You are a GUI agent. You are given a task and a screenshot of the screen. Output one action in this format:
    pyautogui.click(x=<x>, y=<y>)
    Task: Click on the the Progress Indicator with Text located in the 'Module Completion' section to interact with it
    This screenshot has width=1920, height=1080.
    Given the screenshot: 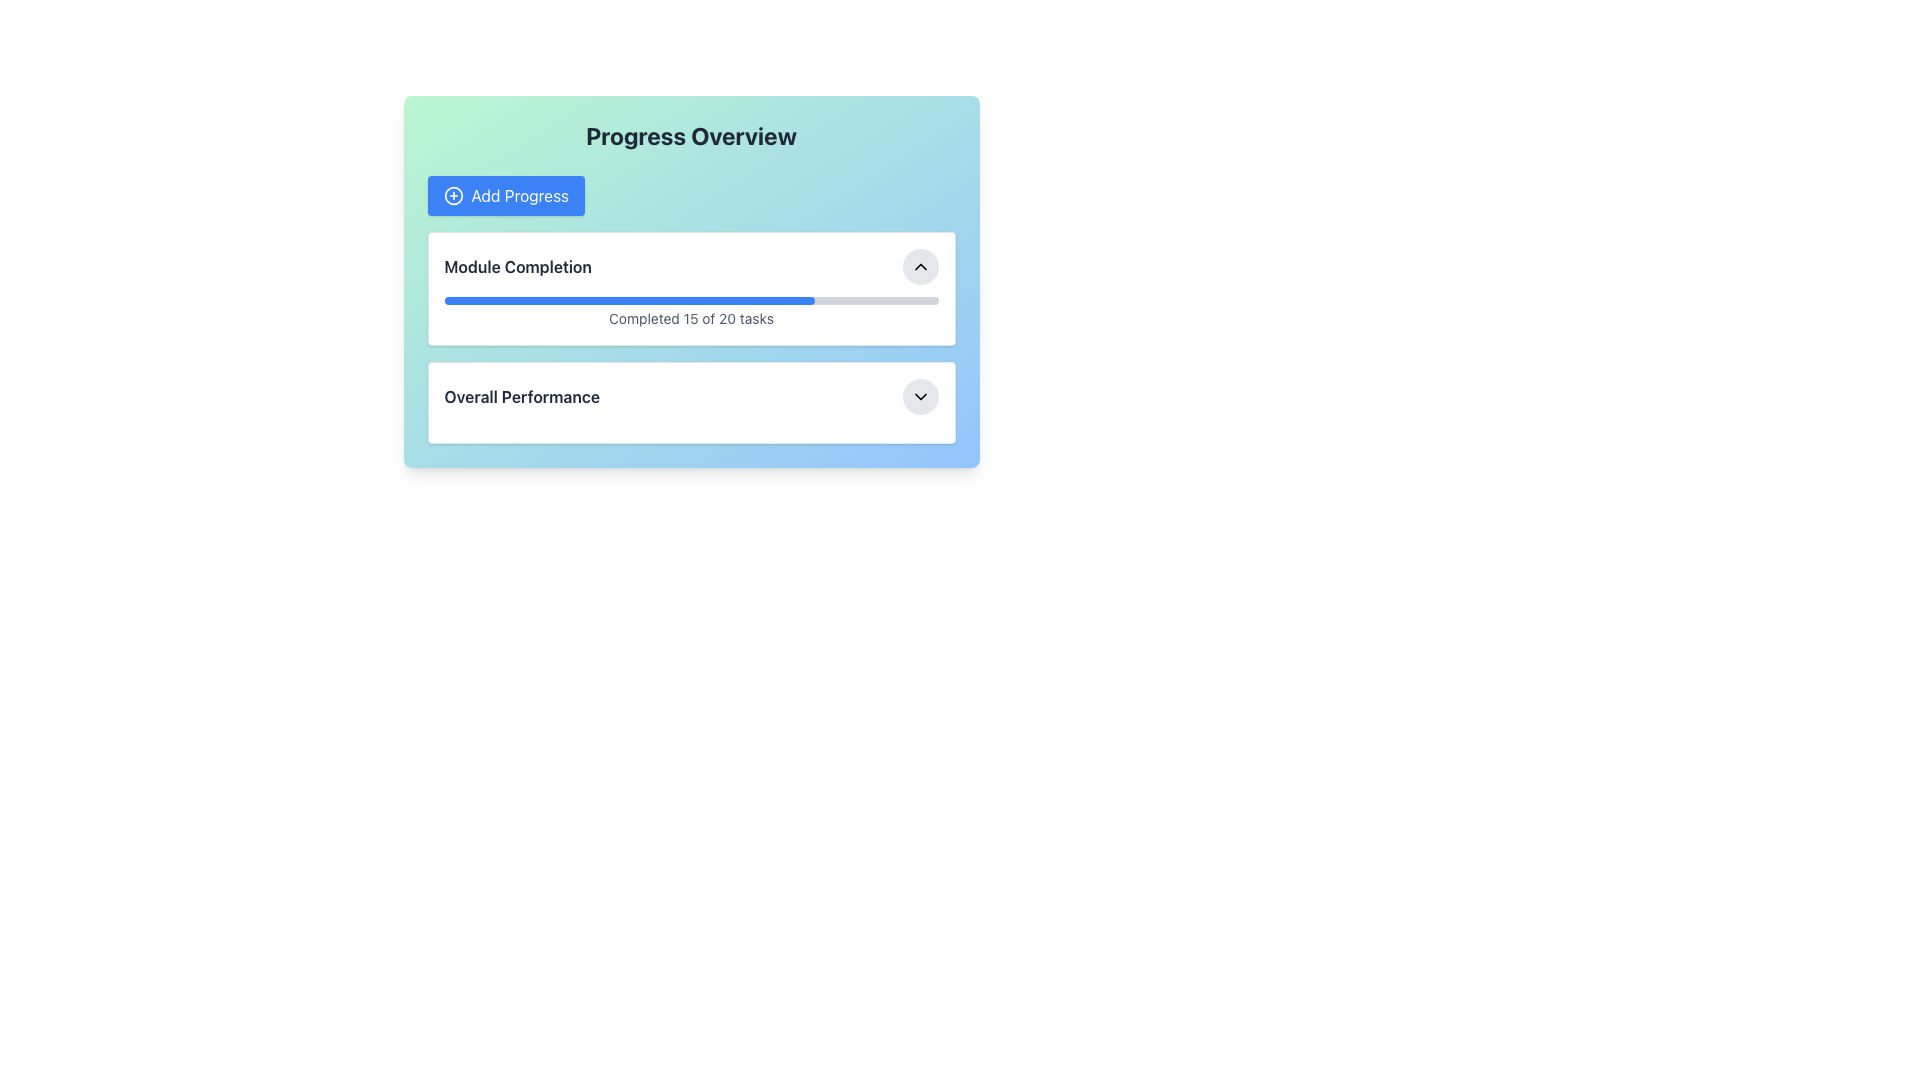 What is the action you would take?
    pyautogui.click(x=691, y=312)
    